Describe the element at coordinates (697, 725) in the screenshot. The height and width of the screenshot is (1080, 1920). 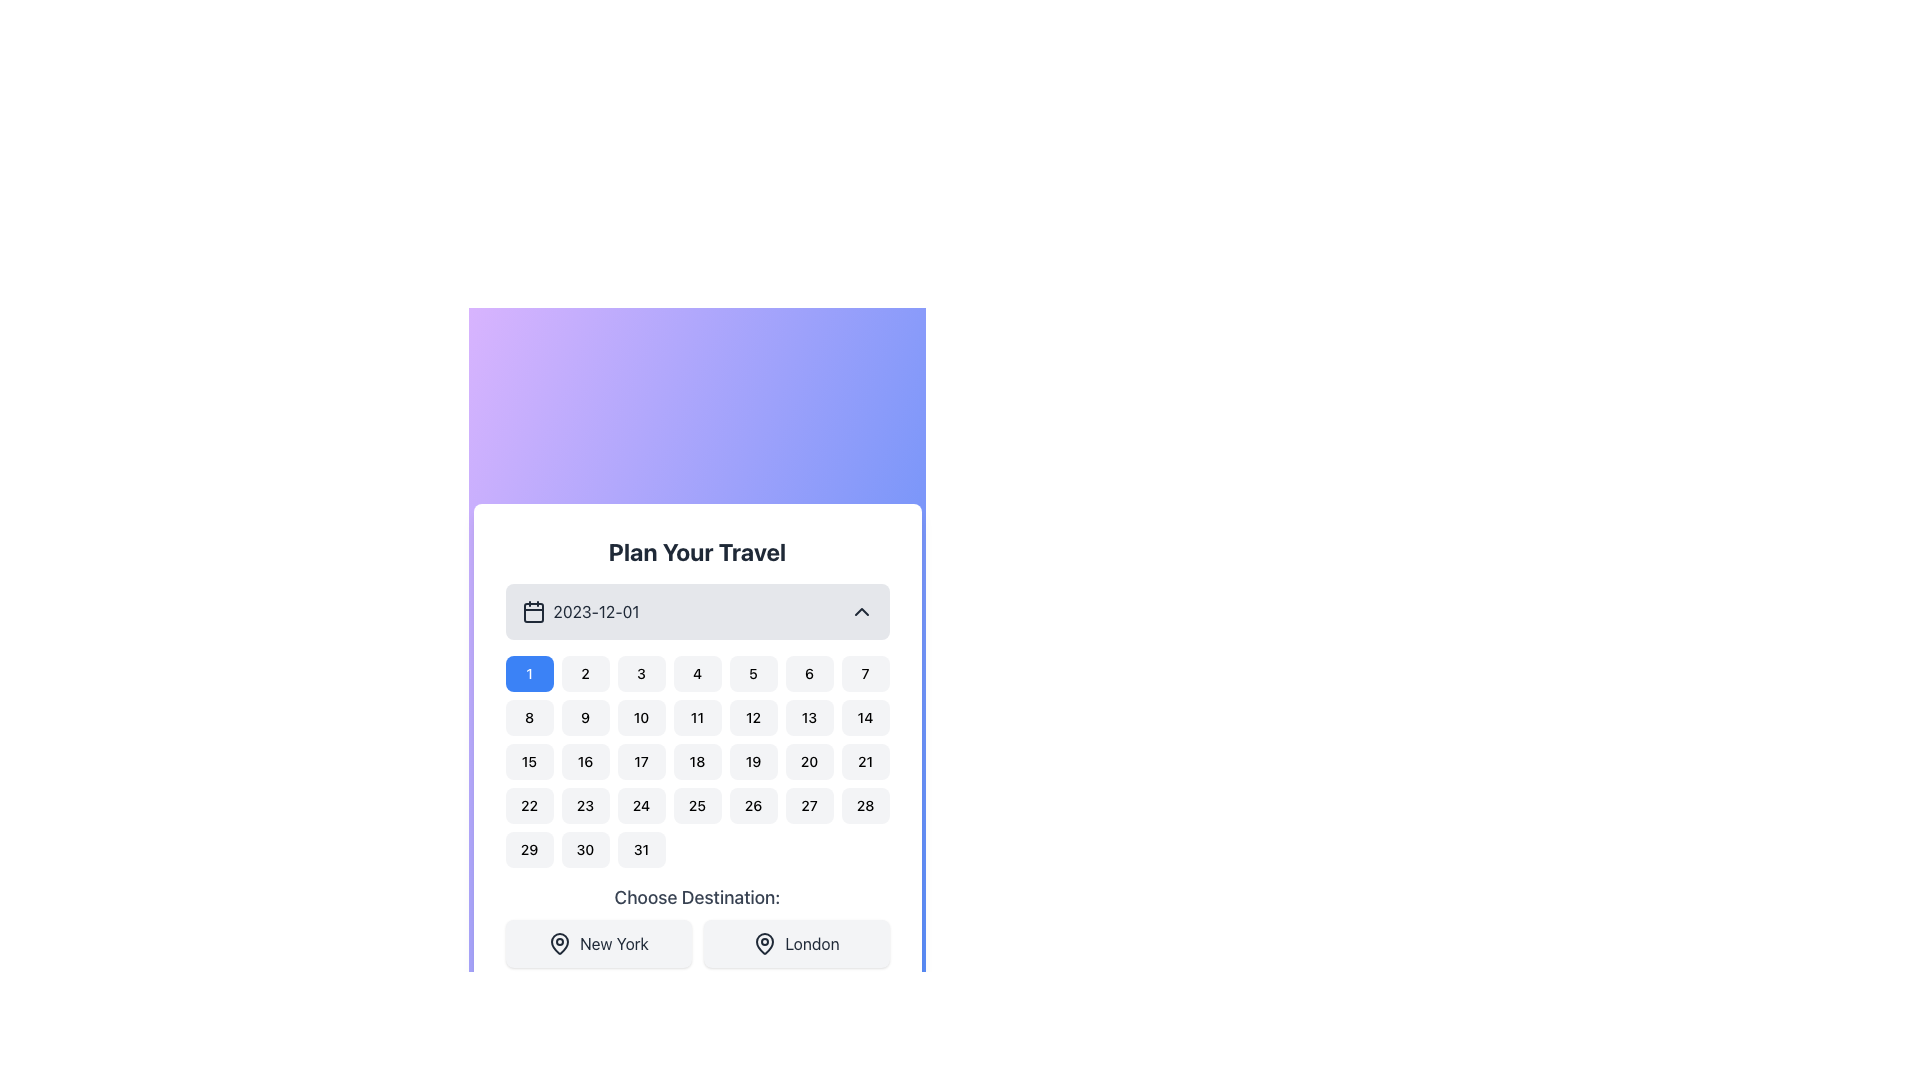
I see `the specific date button in the calendar grid located in the 'Plan Your Travel' section` at that location.